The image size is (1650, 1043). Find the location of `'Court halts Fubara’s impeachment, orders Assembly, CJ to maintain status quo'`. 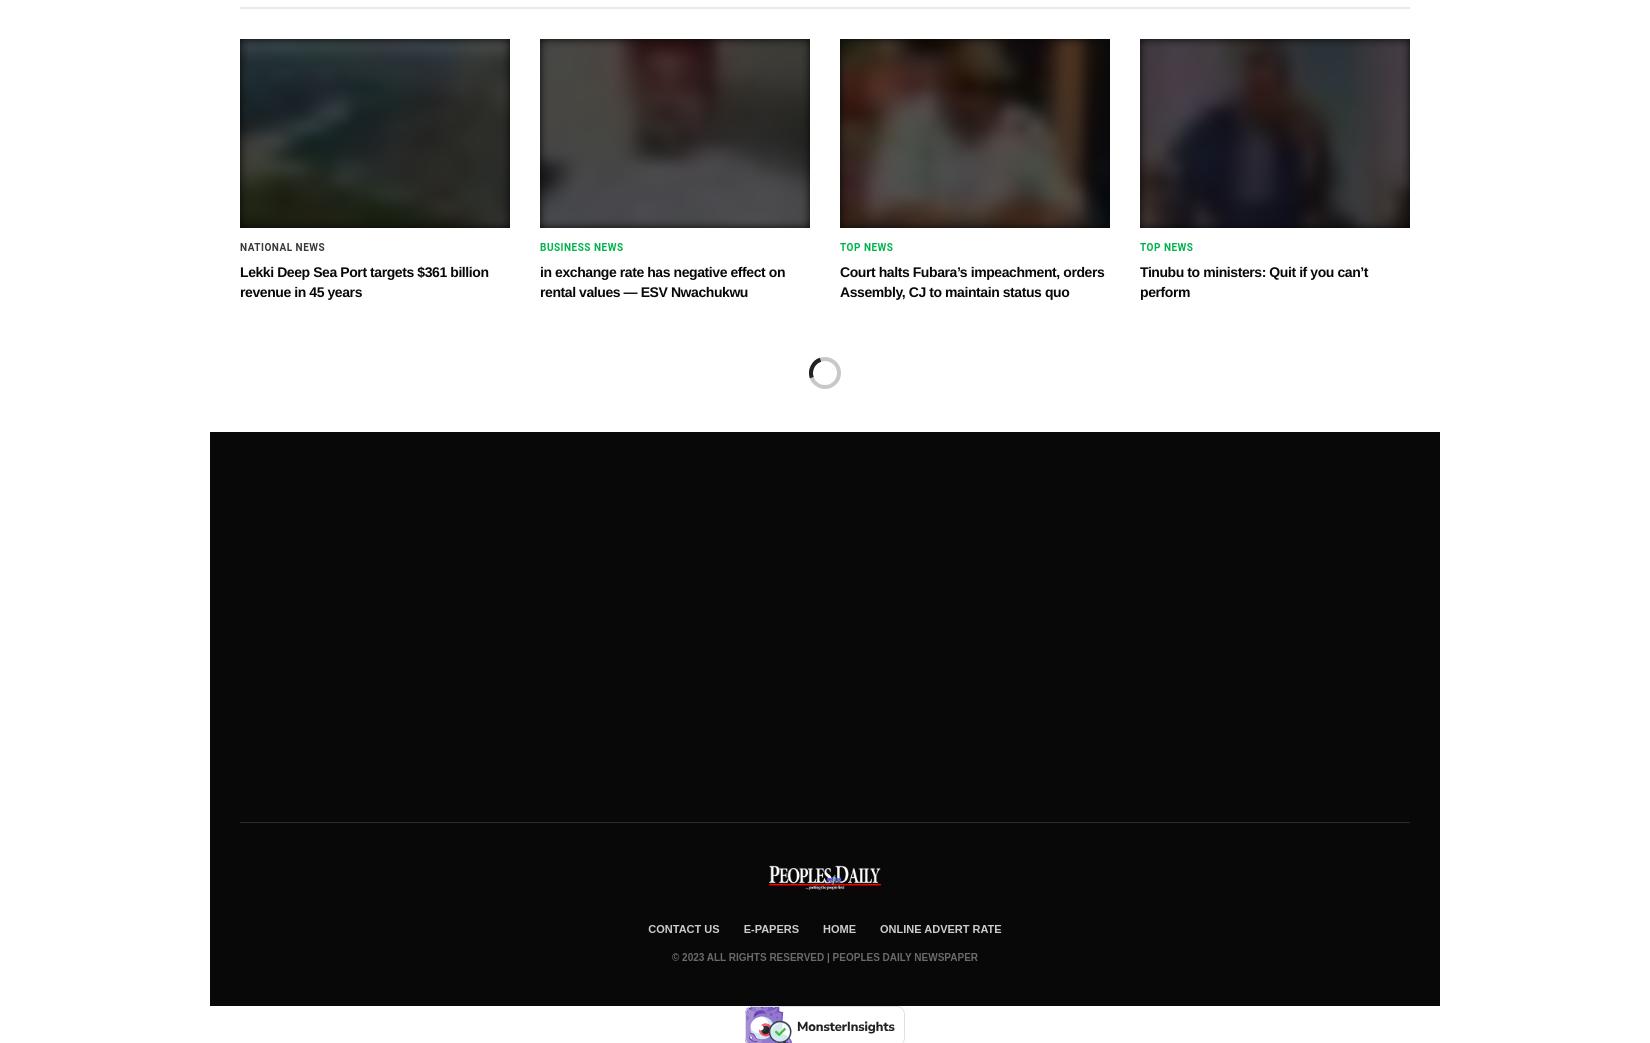

'Court halts Fubara’s impeachment, orders Assembly, CJ to maintain status quo' is located at coordinates (972, 281).